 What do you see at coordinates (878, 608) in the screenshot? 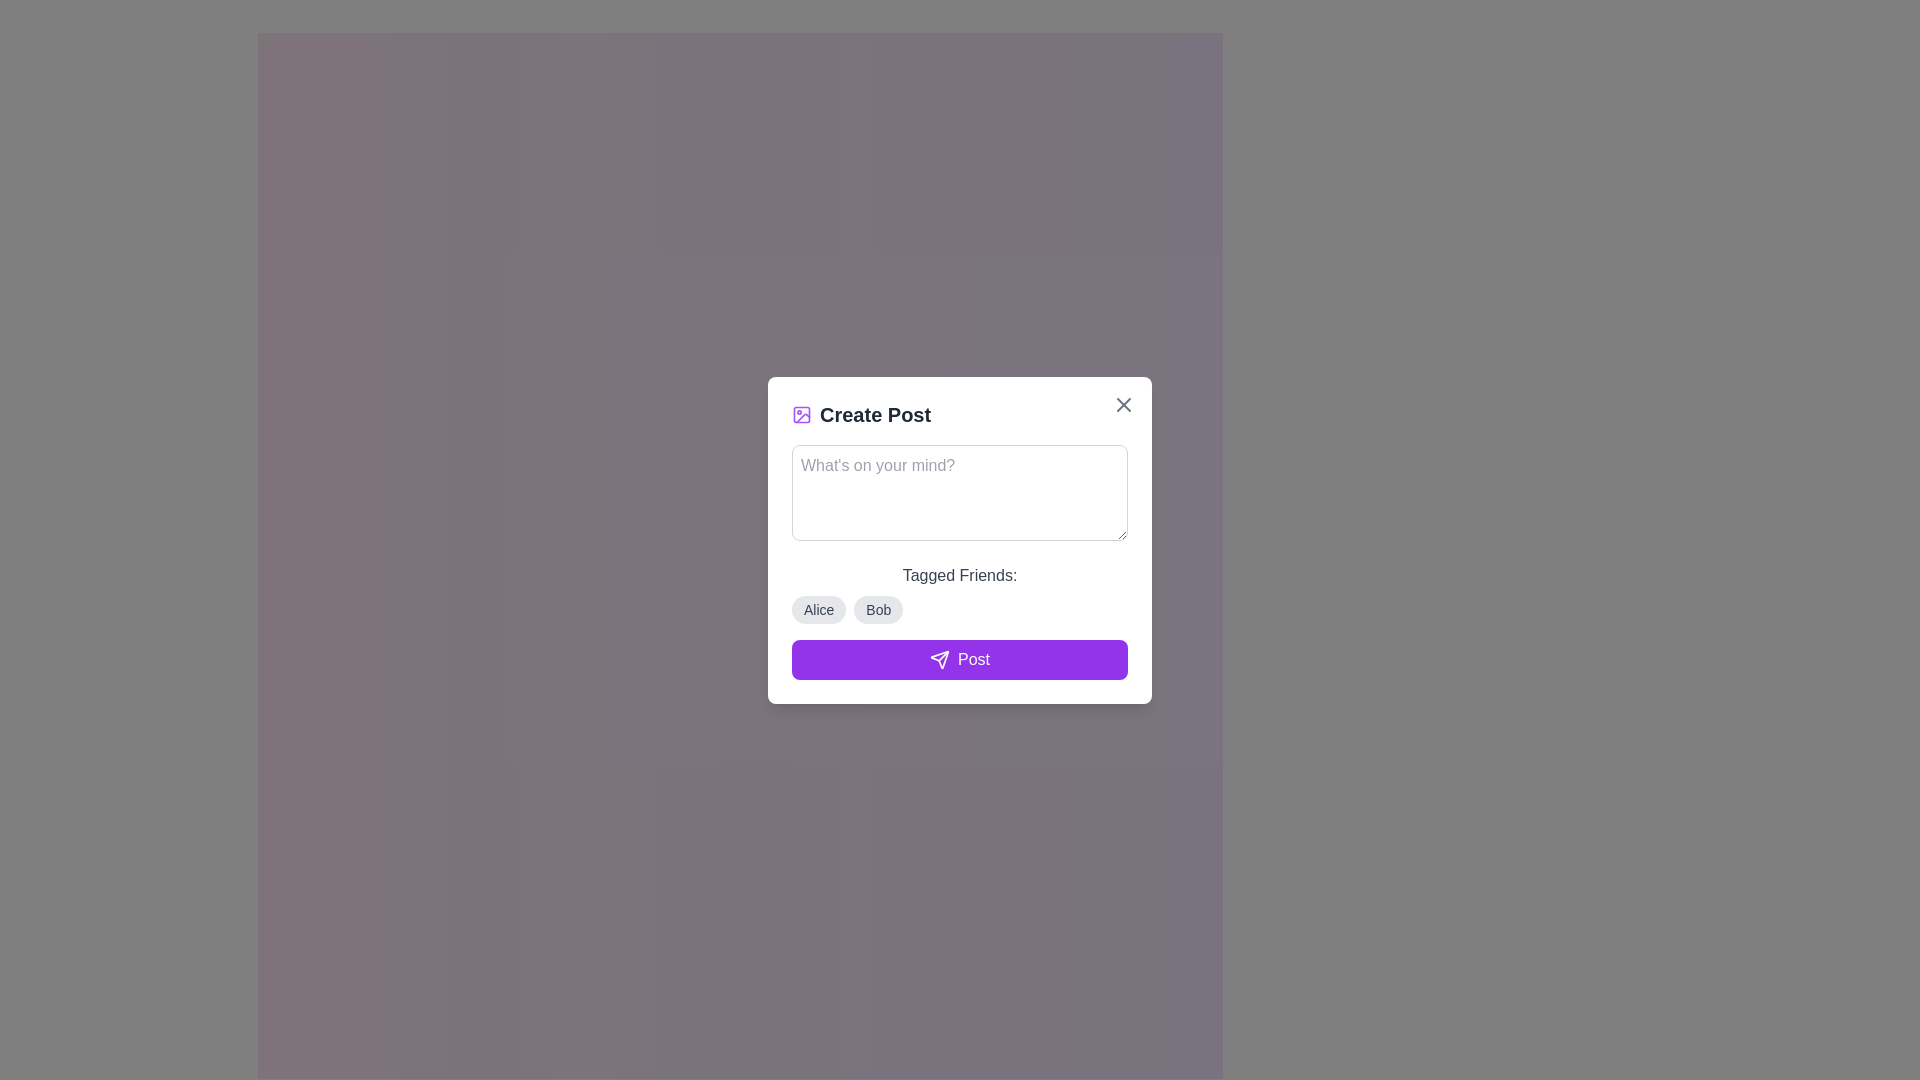
I see `the second interactive tag in the horizontal series of buttons, which represents a selected friend or associated entity` at bounding box center [878, 608].